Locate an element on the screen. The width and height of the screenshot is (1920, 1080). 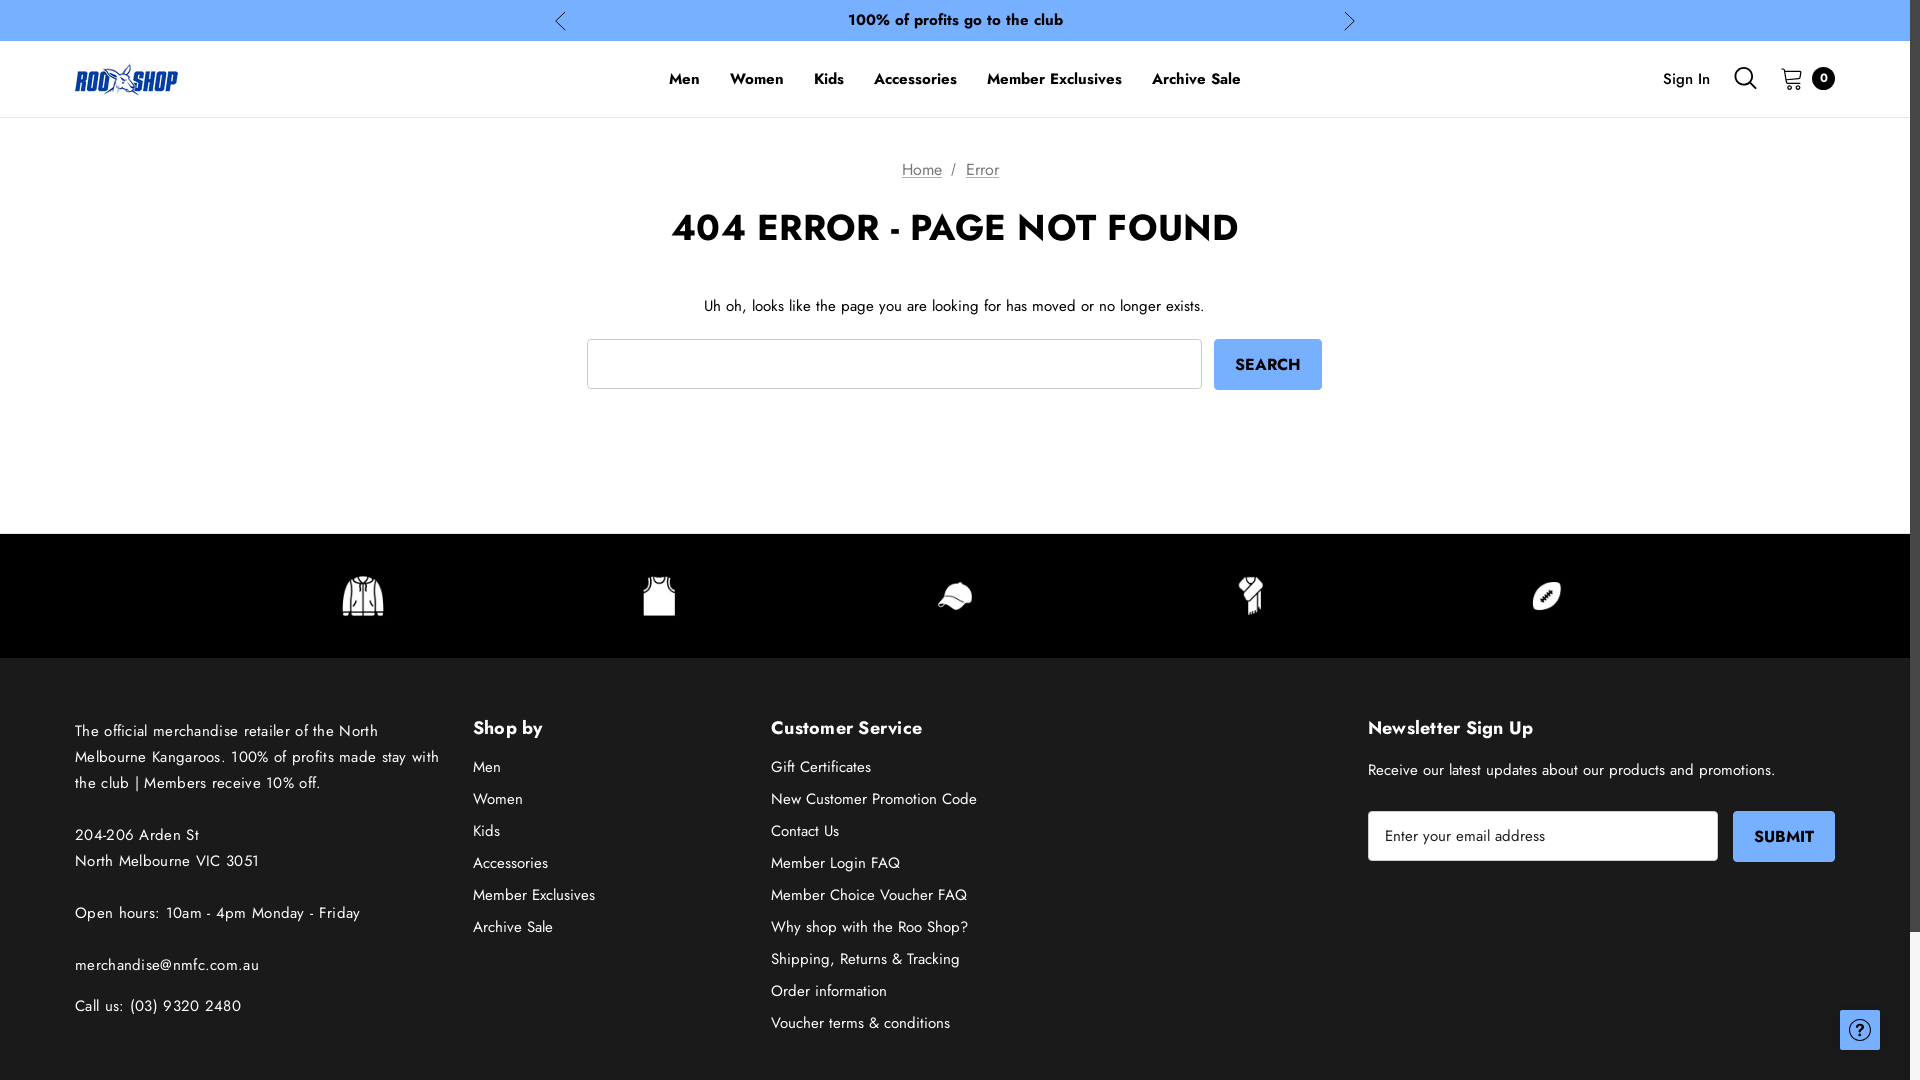
'Accessories' is located at coordinates (510, 862).